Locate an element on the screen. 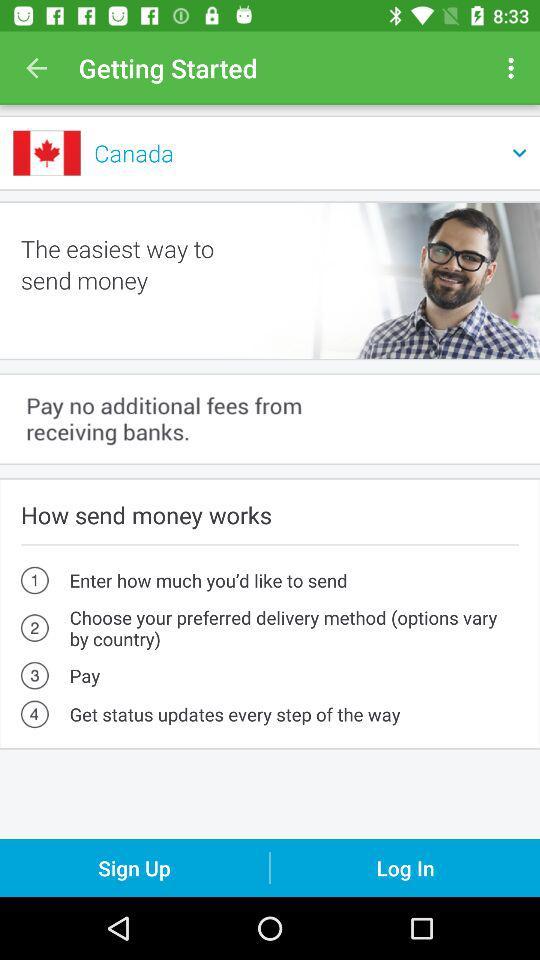 The width and height of the screenshot is (540, 960). item to the left of getting started icon is located at coordinates (36, 68).